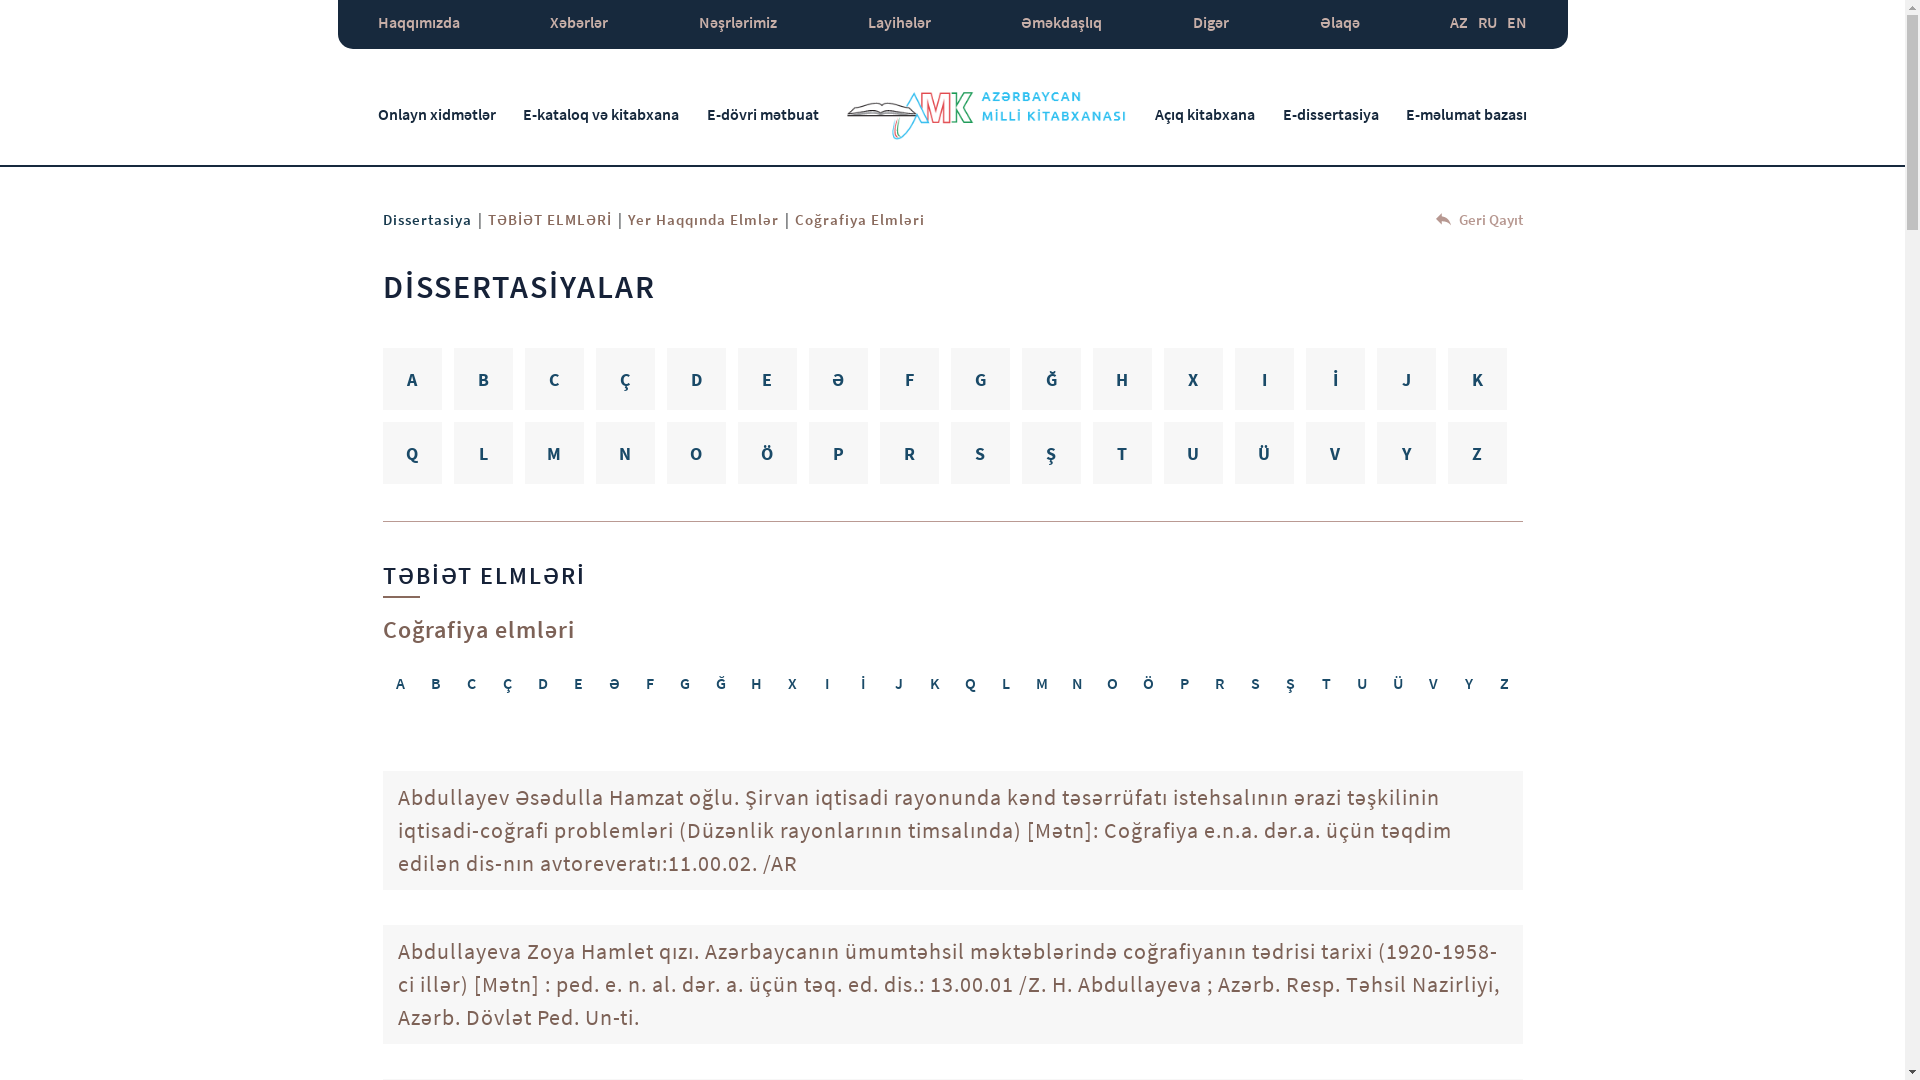 The width and height of the screenshot is (1920, 1080). What do you see at coordinates (1433, 681) in the screenshot?
I see `'V'` at bounding box center [1433, 681].